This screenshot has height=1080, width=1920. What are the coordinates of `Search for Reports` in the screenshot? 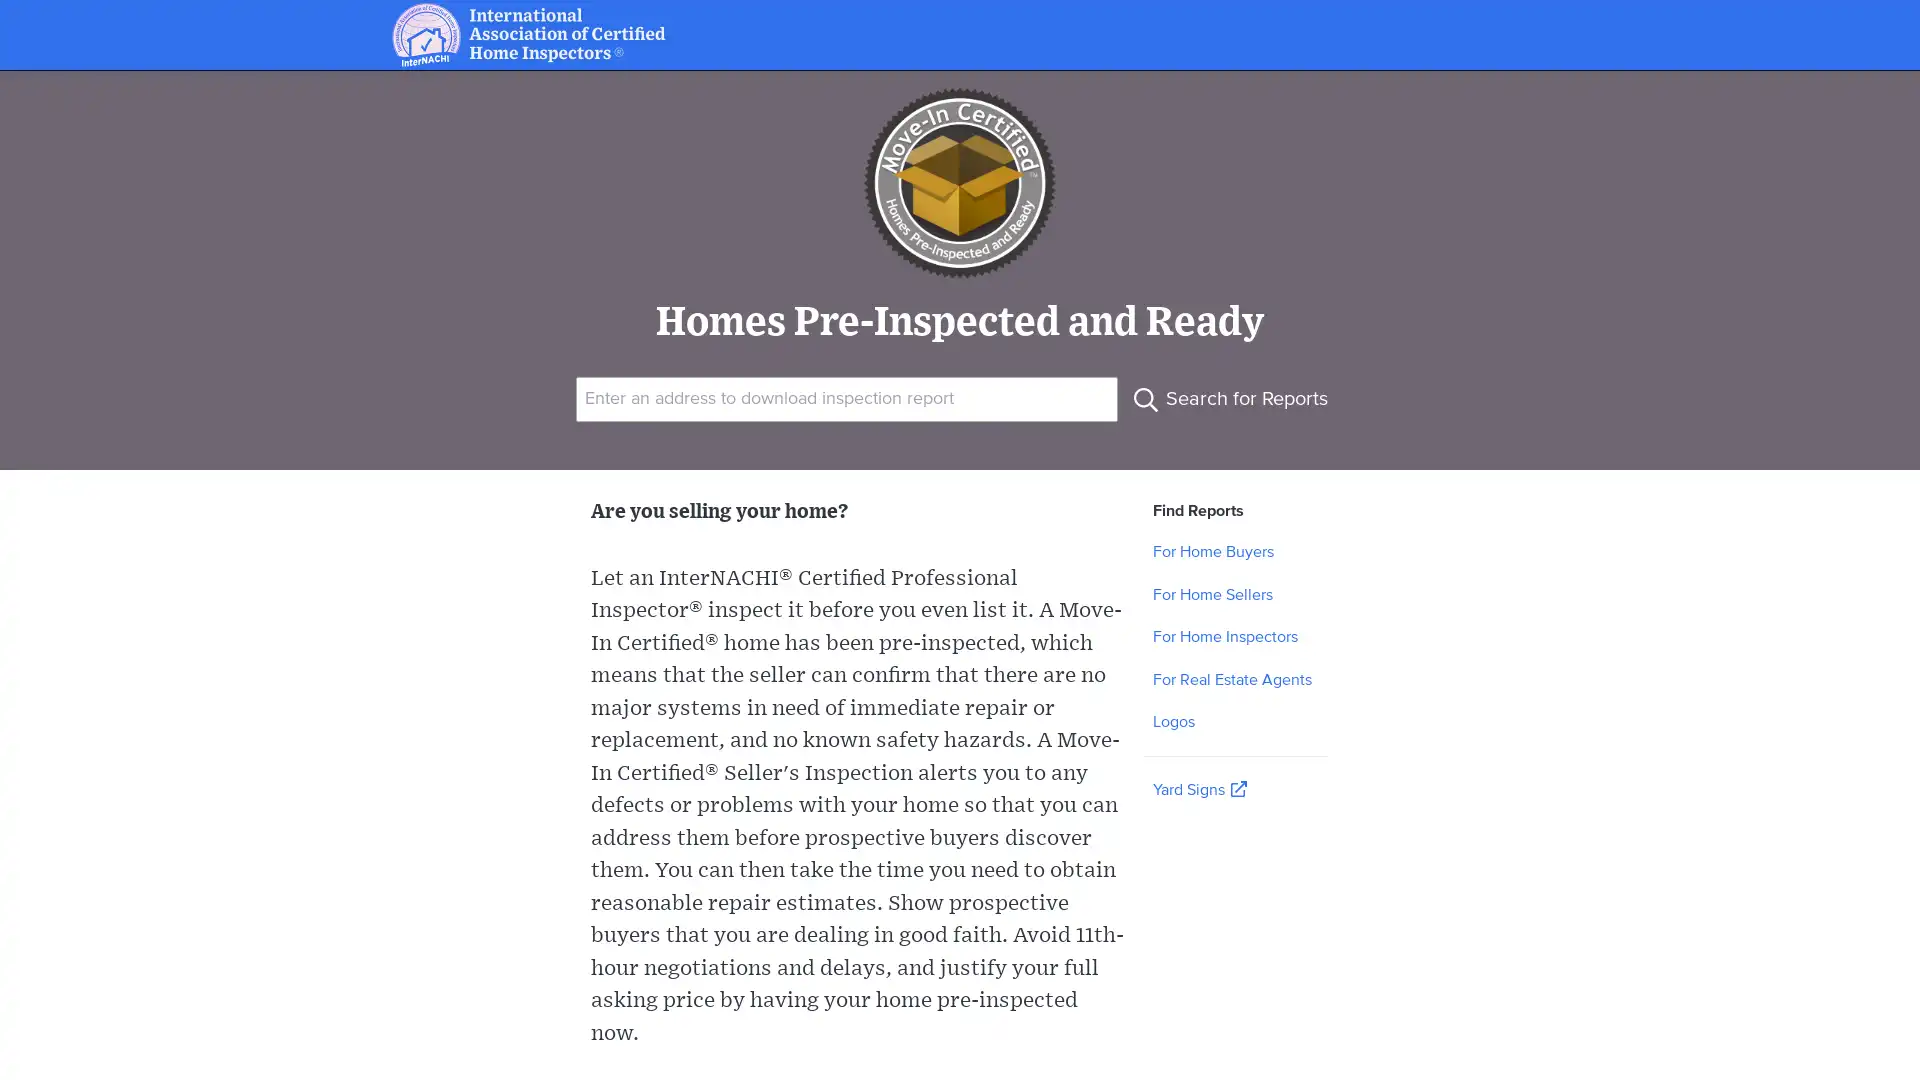 It's located at (1229, 399).